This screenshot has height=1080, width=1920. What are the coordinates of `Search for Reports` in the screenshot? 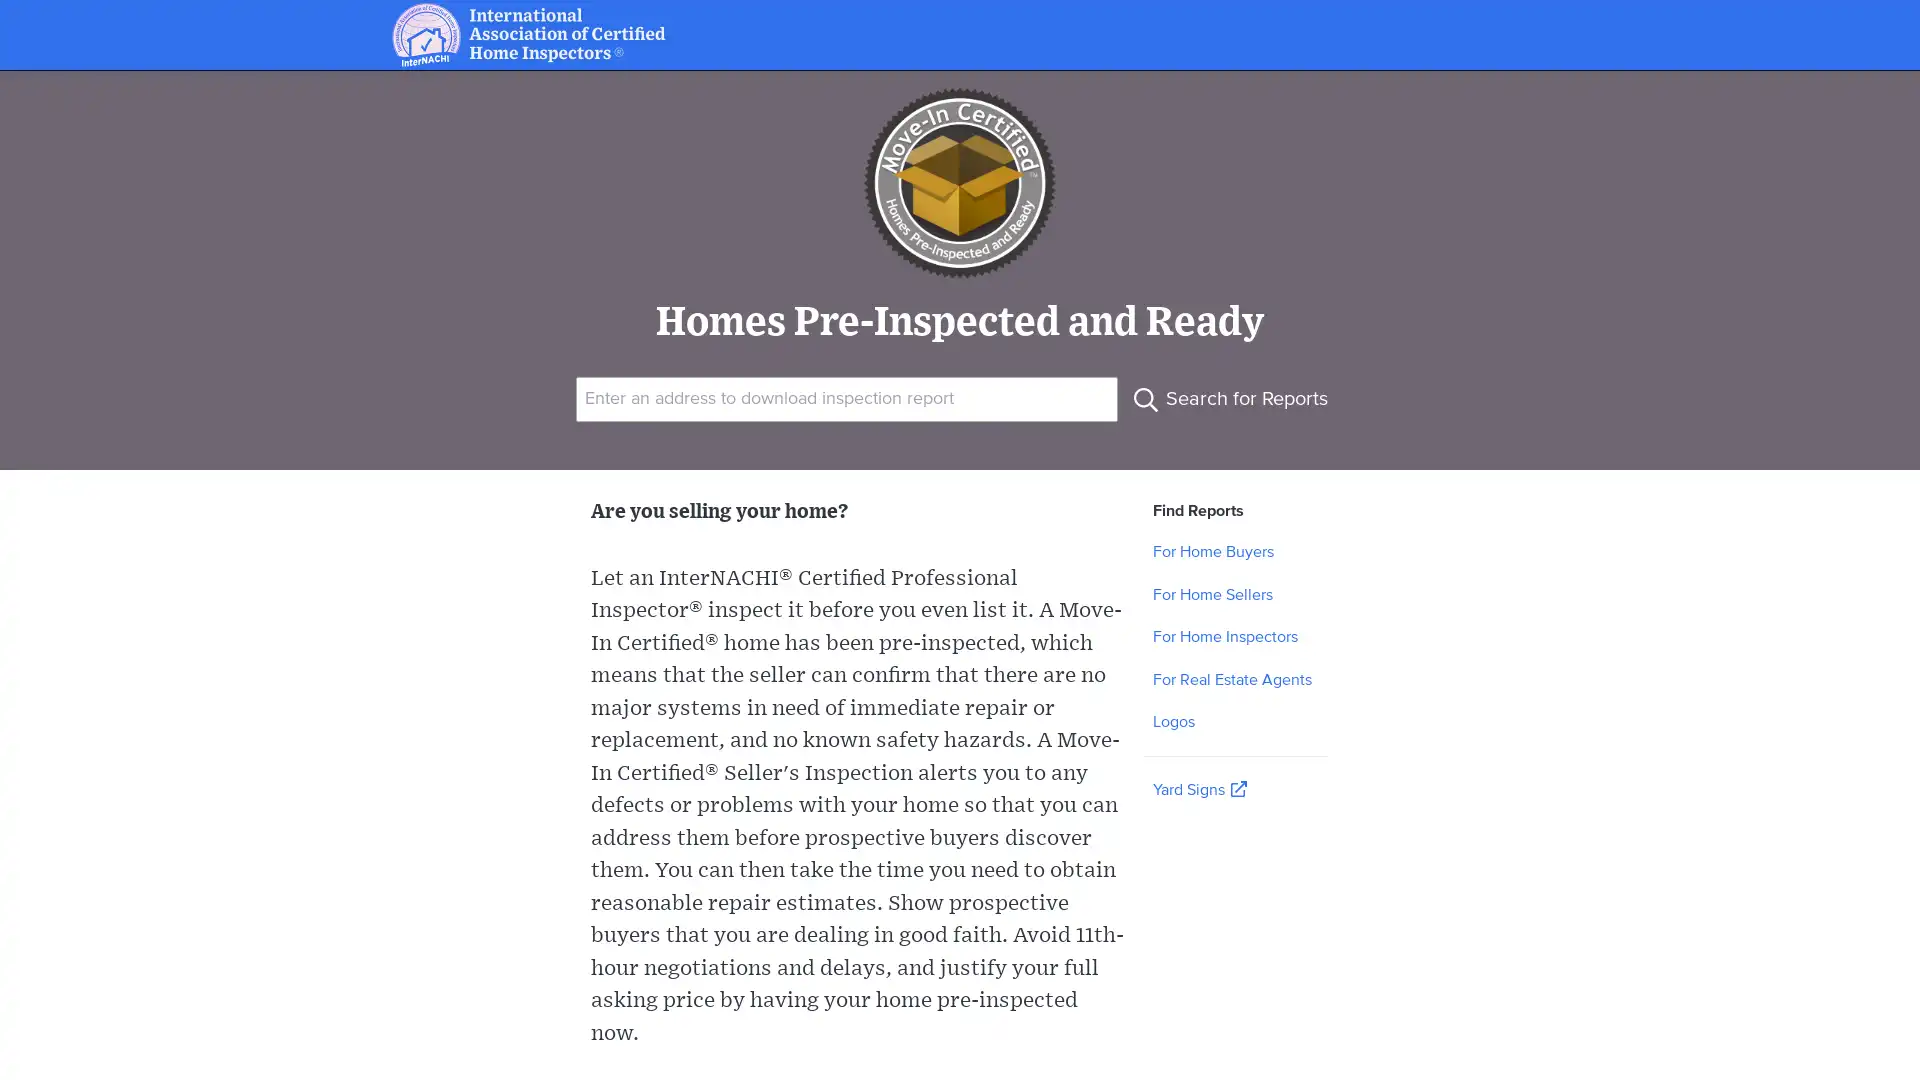 It's located at (1229, 399).